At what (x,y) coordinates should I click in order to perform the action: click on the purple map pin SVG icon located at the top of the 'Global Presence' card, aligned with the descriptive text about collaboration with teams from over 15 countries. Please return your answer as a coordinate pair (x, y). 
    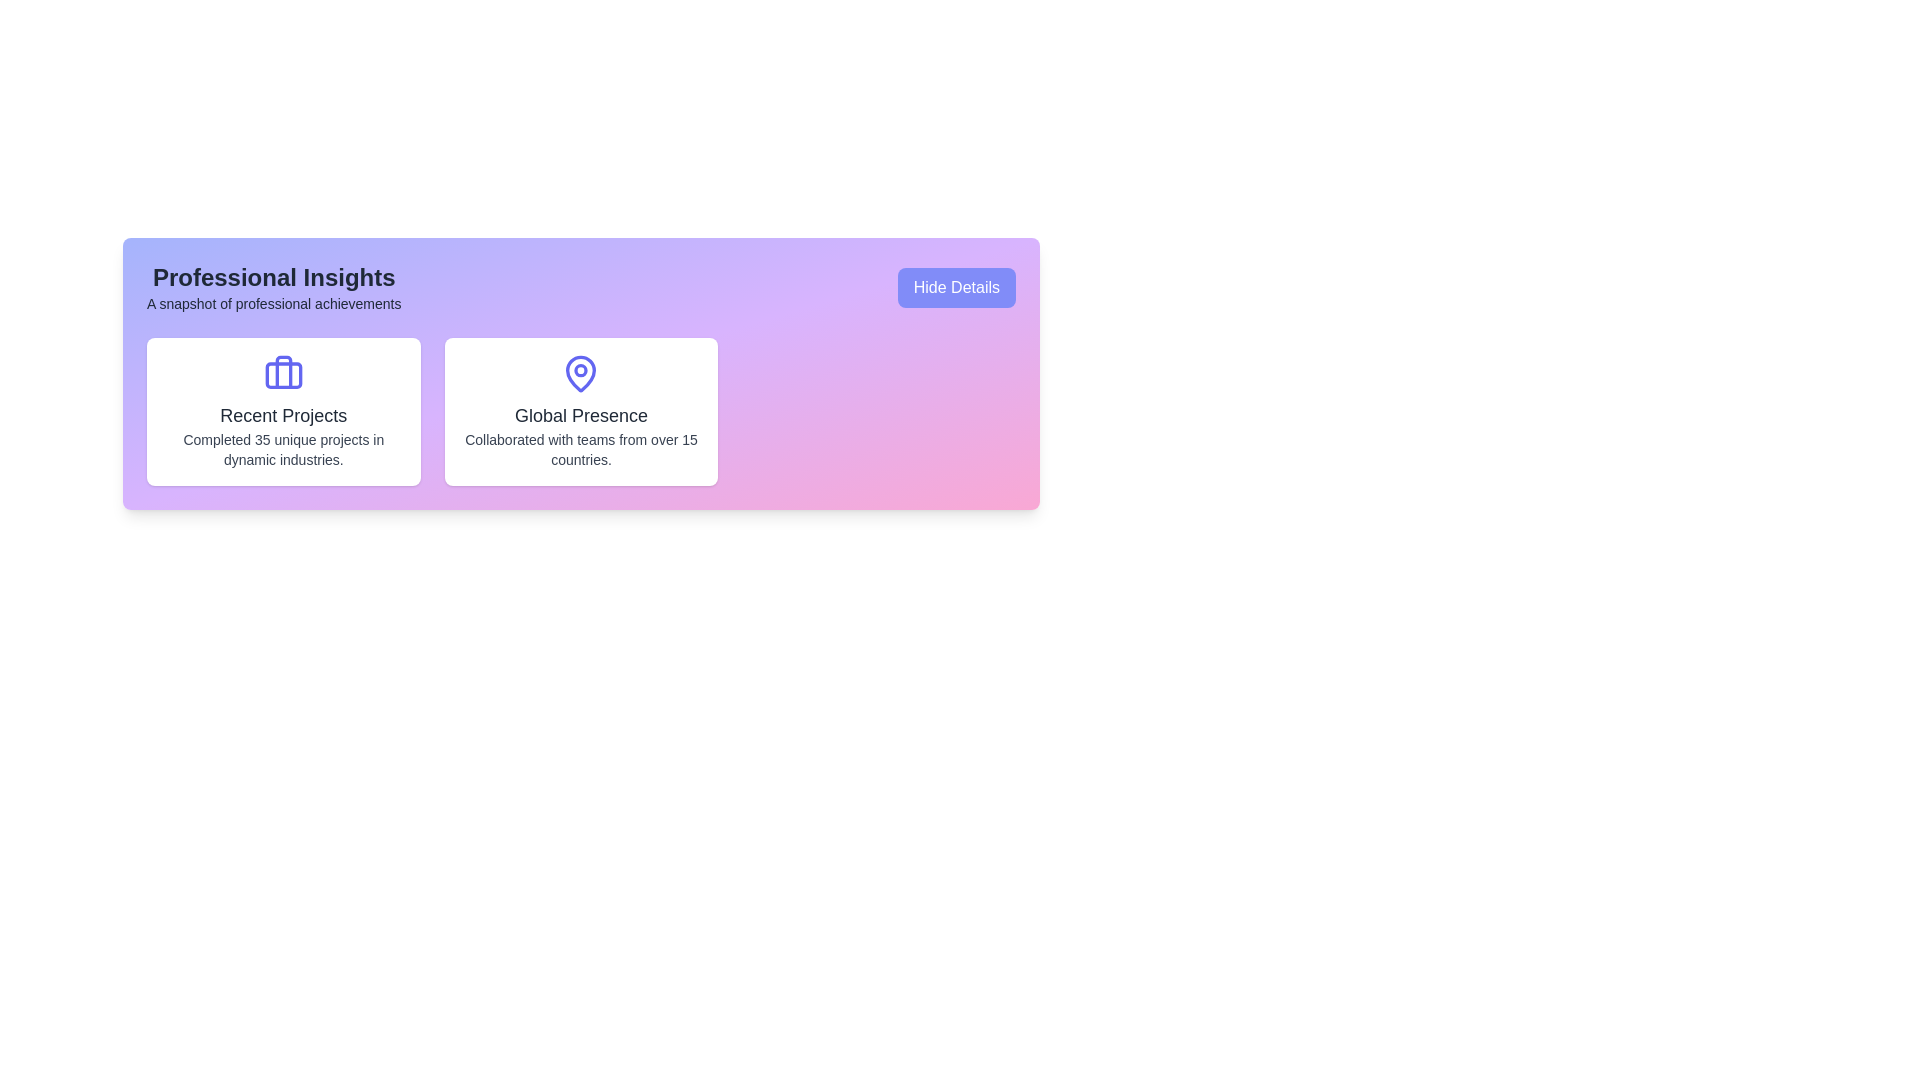
    Looking at the image, I should click on (580, 374).